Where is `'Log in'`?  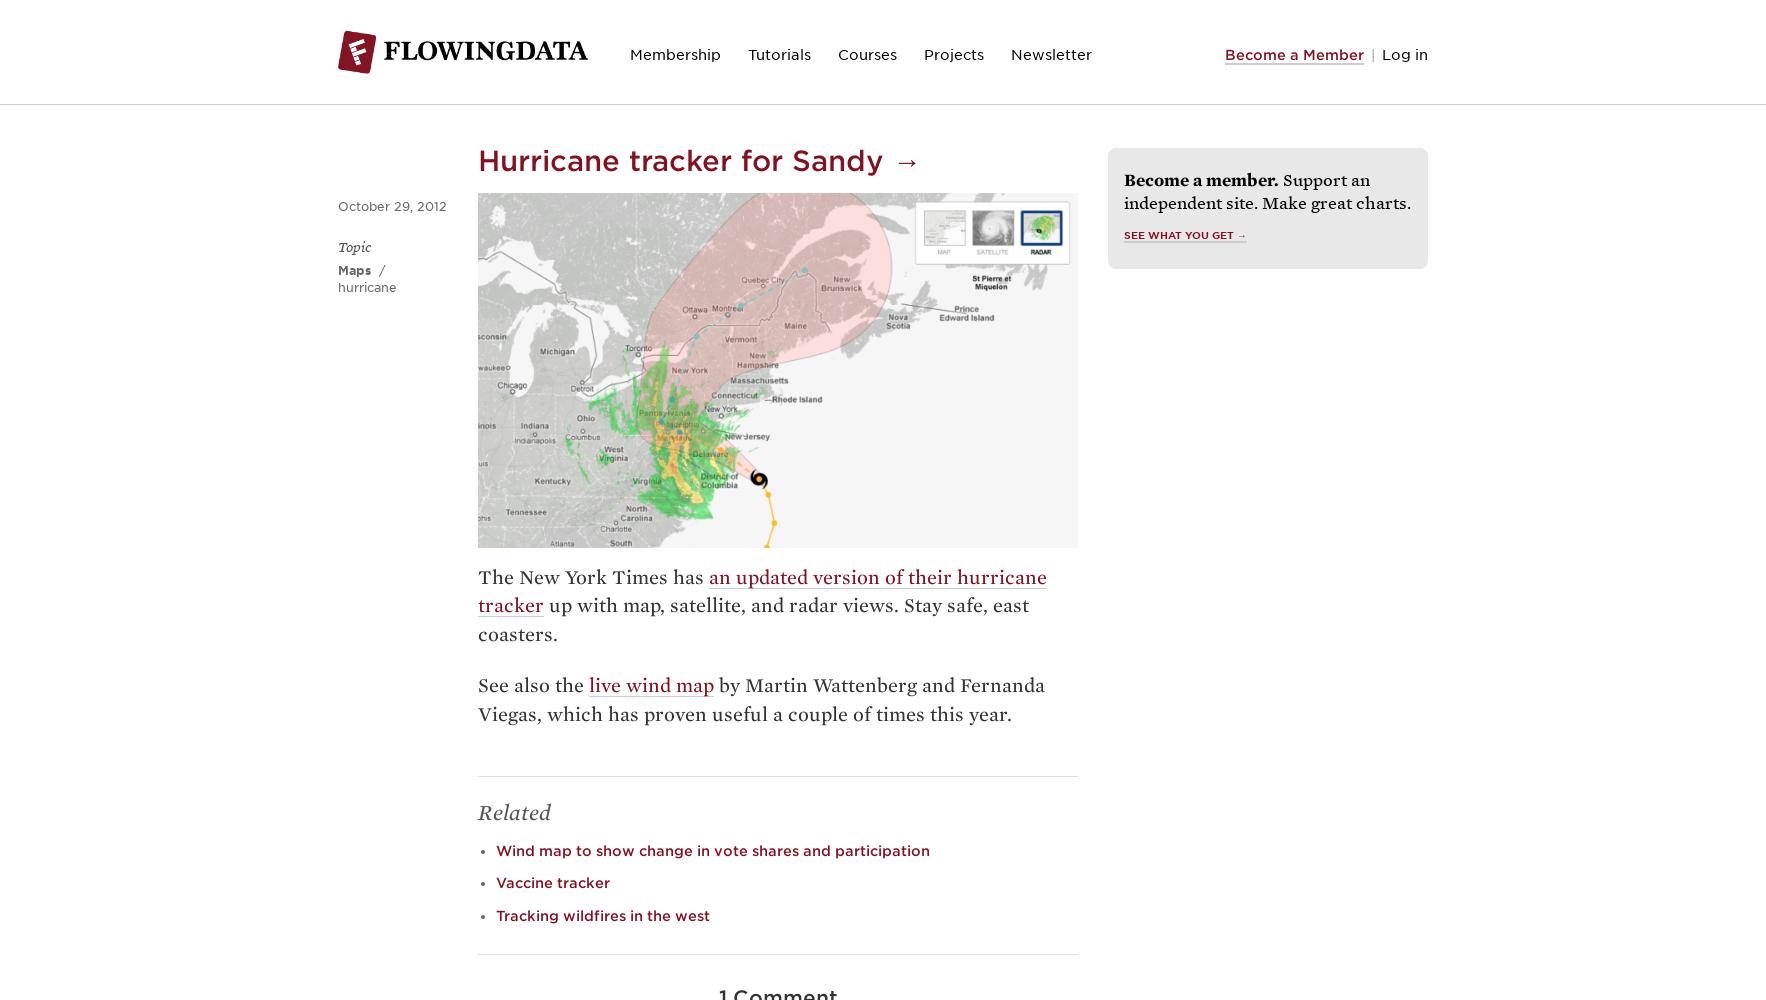 'Log in' is located at coordinates (1405, 54).